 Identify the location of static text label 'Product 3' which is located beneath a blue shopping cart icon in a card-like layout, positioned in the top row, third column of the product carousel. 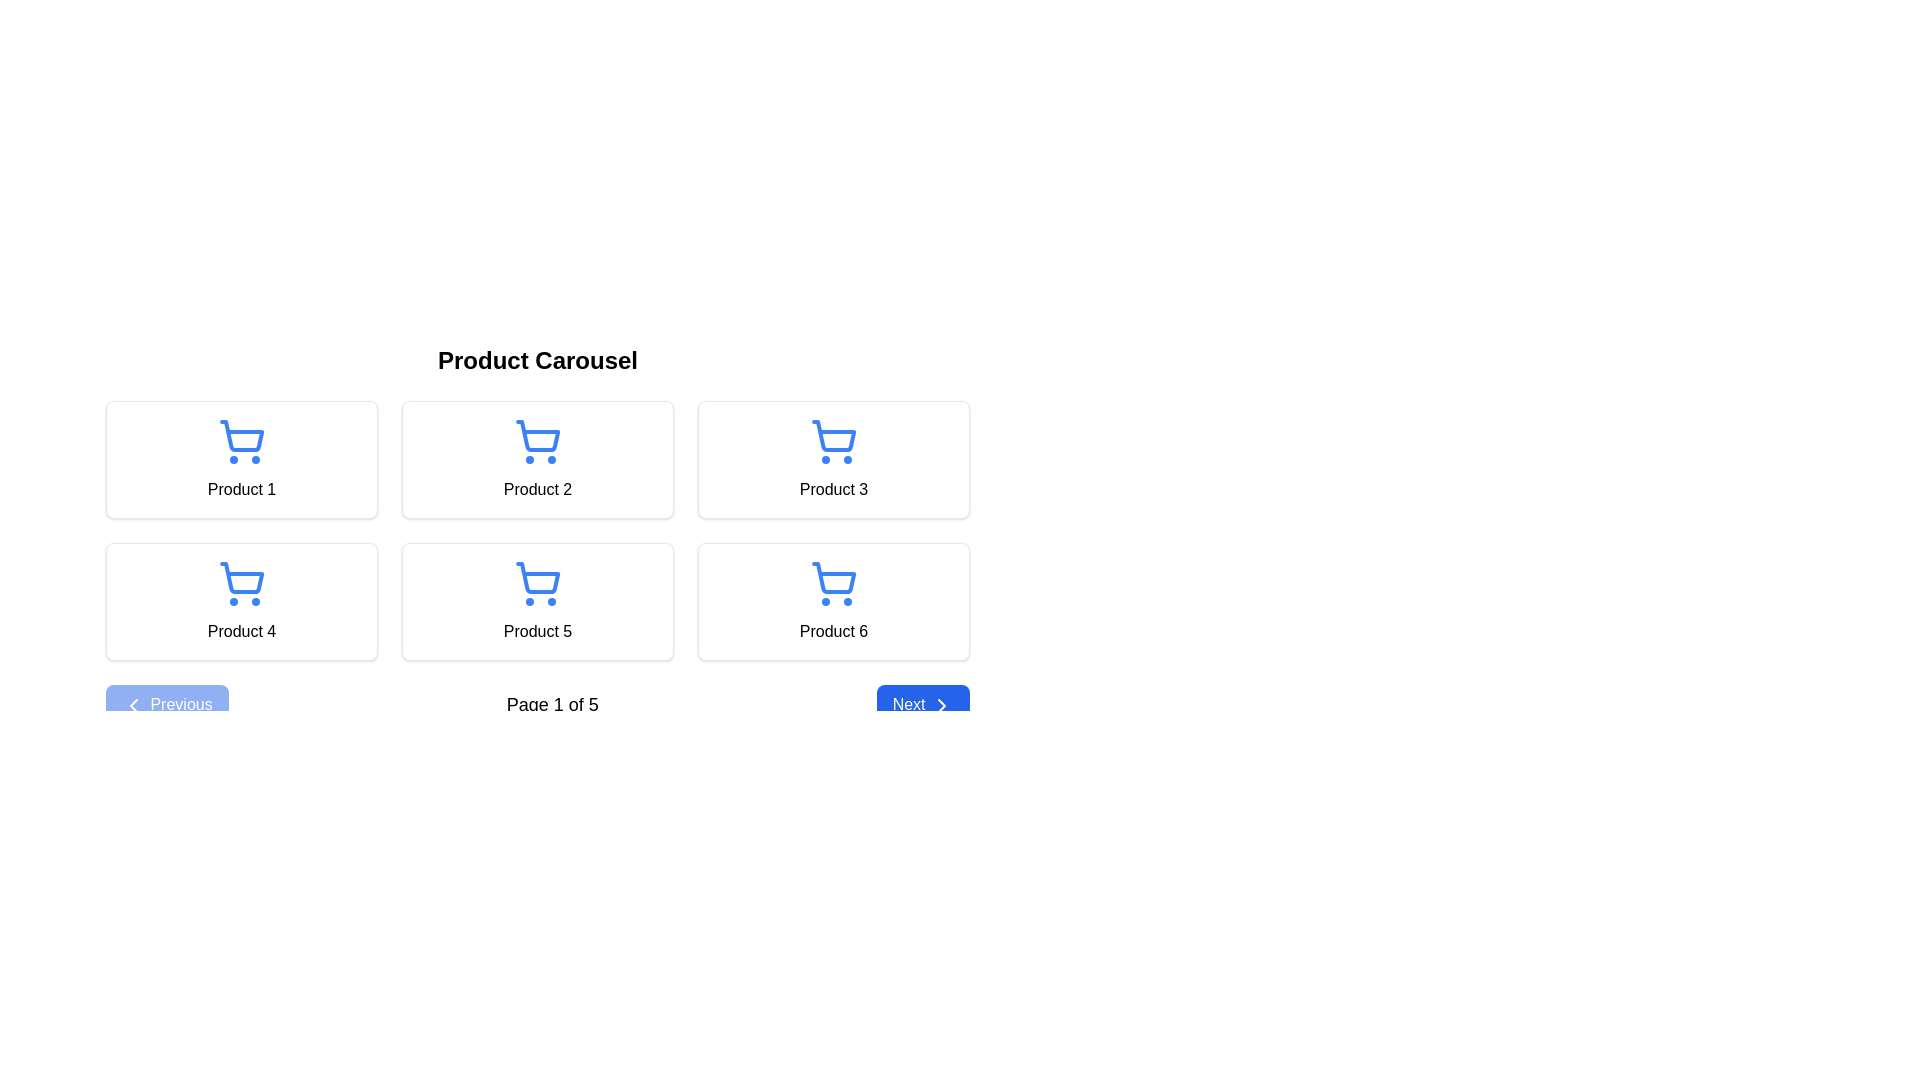
(834, 489).